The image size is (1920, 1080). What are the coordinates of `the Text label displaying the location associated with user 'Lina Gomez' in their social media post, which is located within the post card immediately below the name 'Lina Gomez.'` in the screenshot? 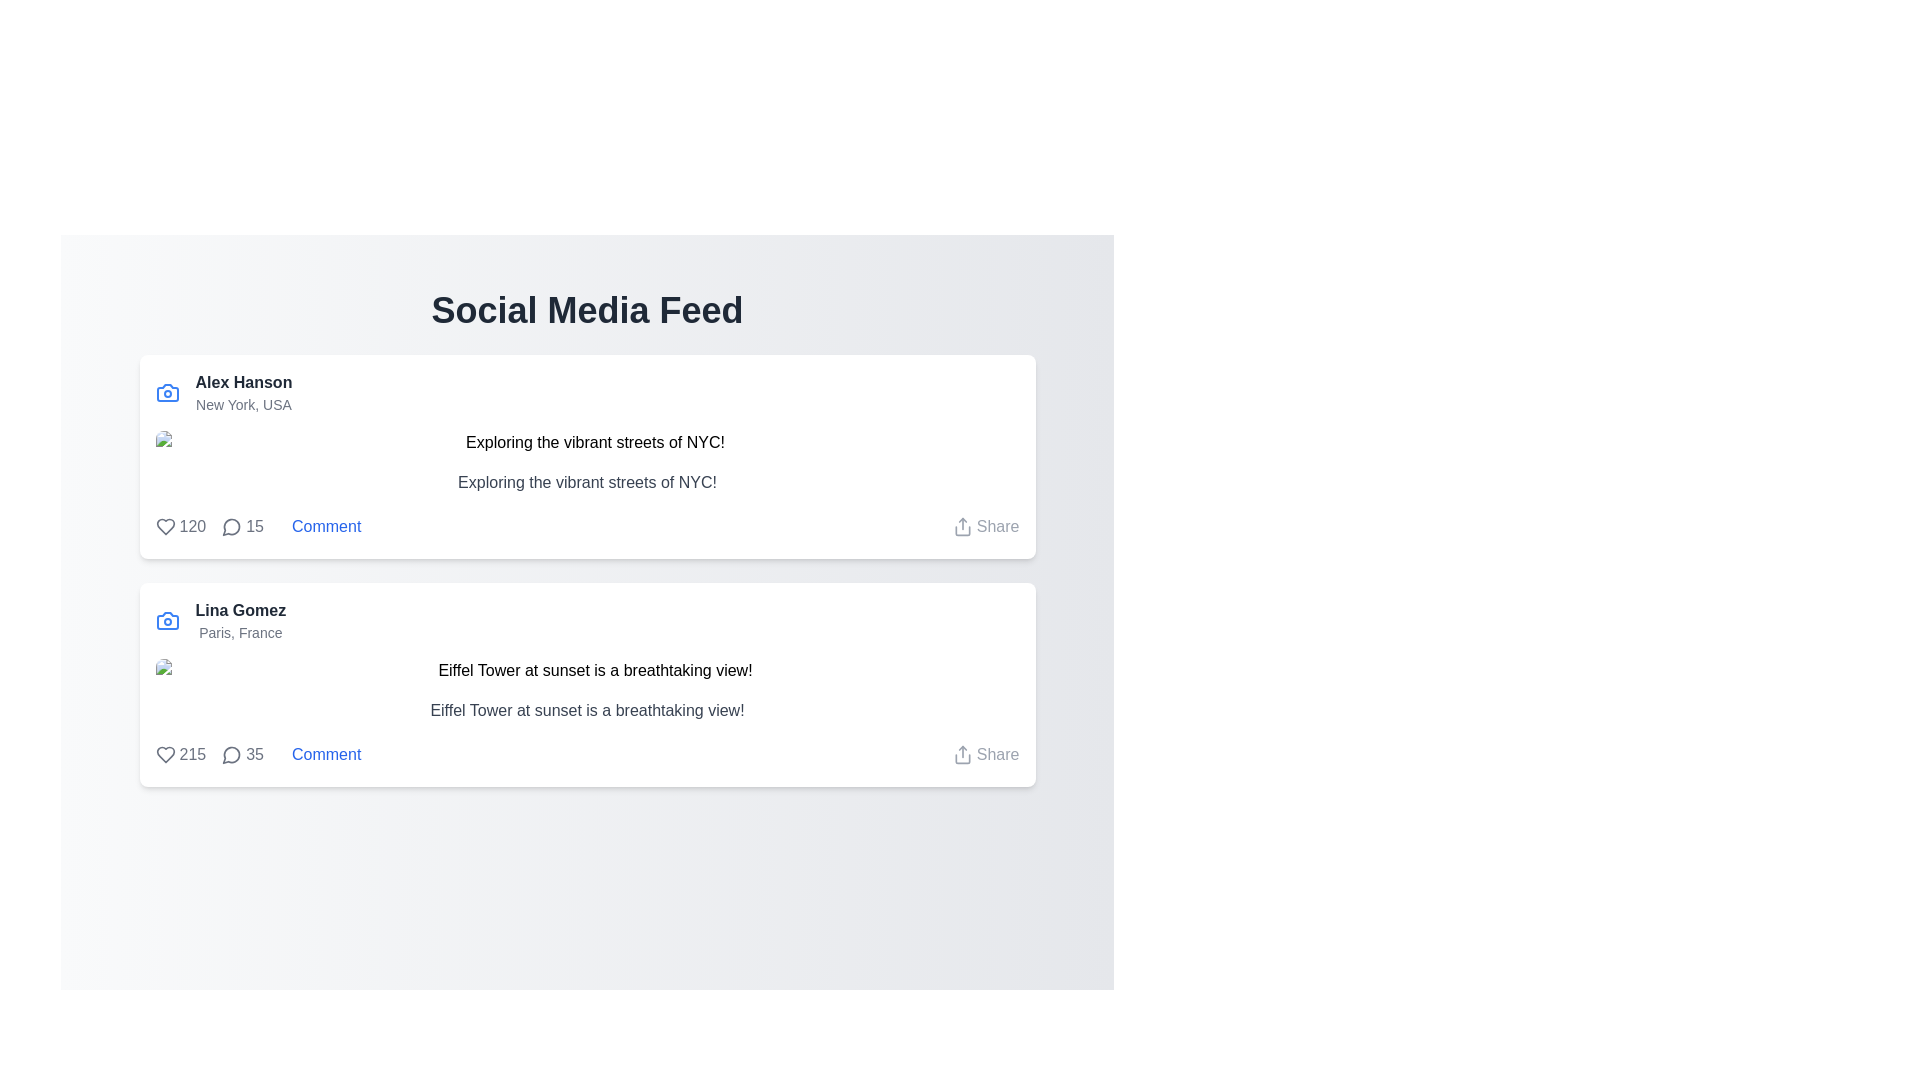 It's located at (240, 632).